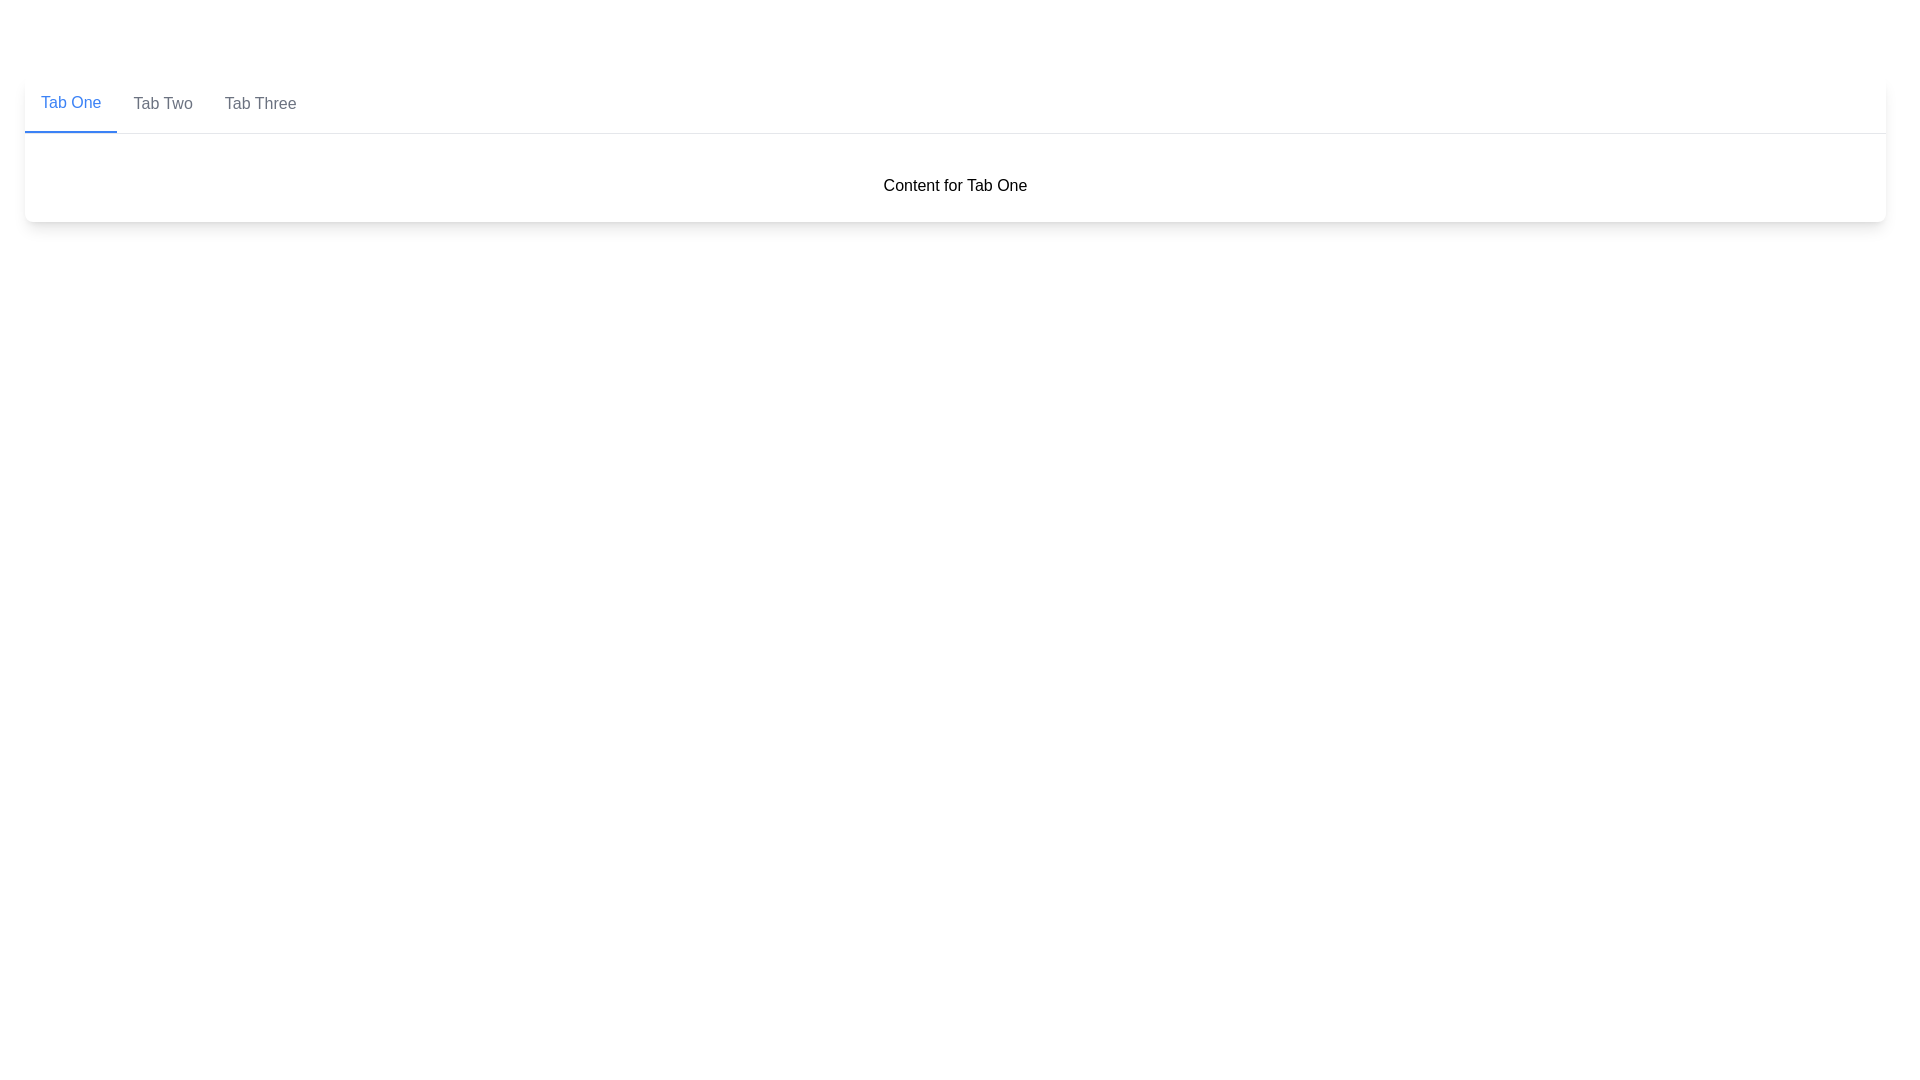 The width and height of the screenshot is (1920, 1080). Describe the element at coordinates (258, 104) in the screenshot. I see `the tab Tab Three` at that location.